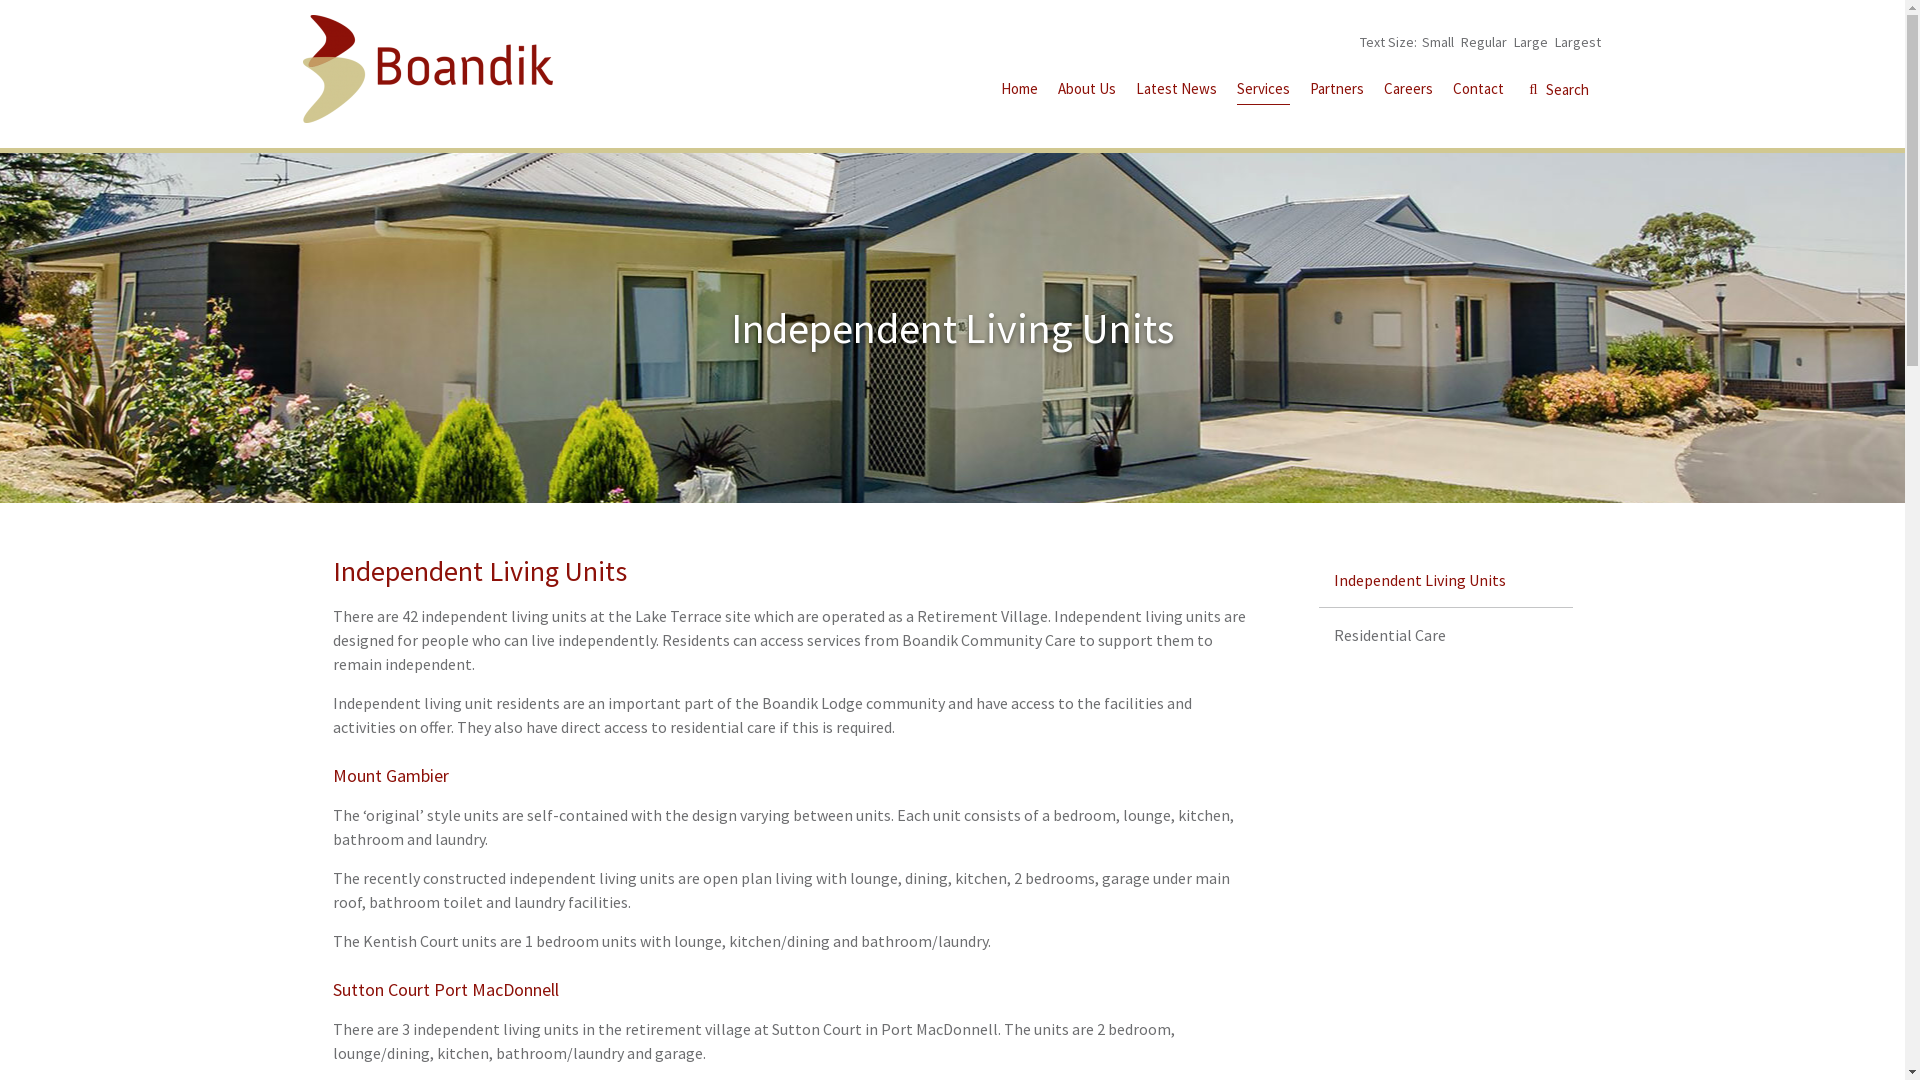 This screenshot has height=1080, width=1920. Describe the element at coordinates (301, 68) in the screenshot. I see `'Boandik'` at that location.